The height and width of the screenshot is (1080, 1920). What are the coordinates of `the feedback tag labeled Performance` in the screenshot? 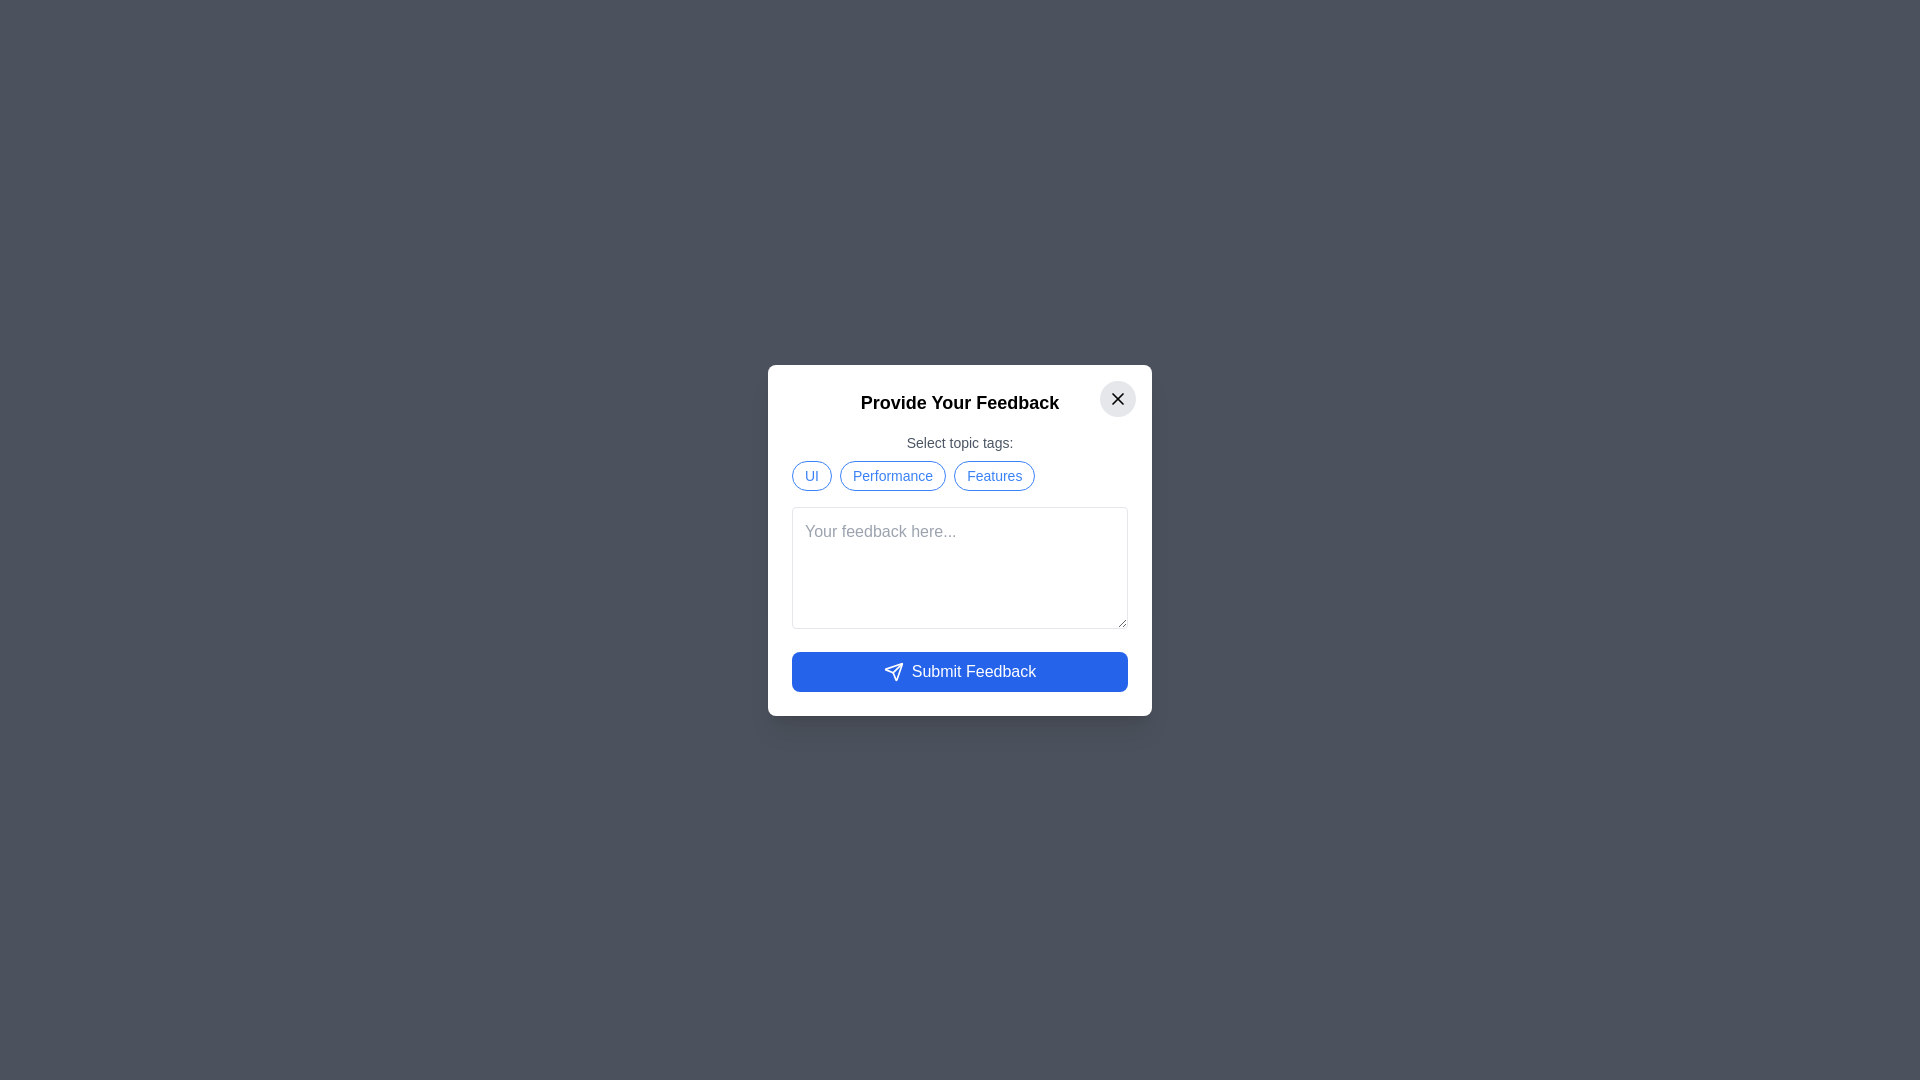 It's located at (891, 475).